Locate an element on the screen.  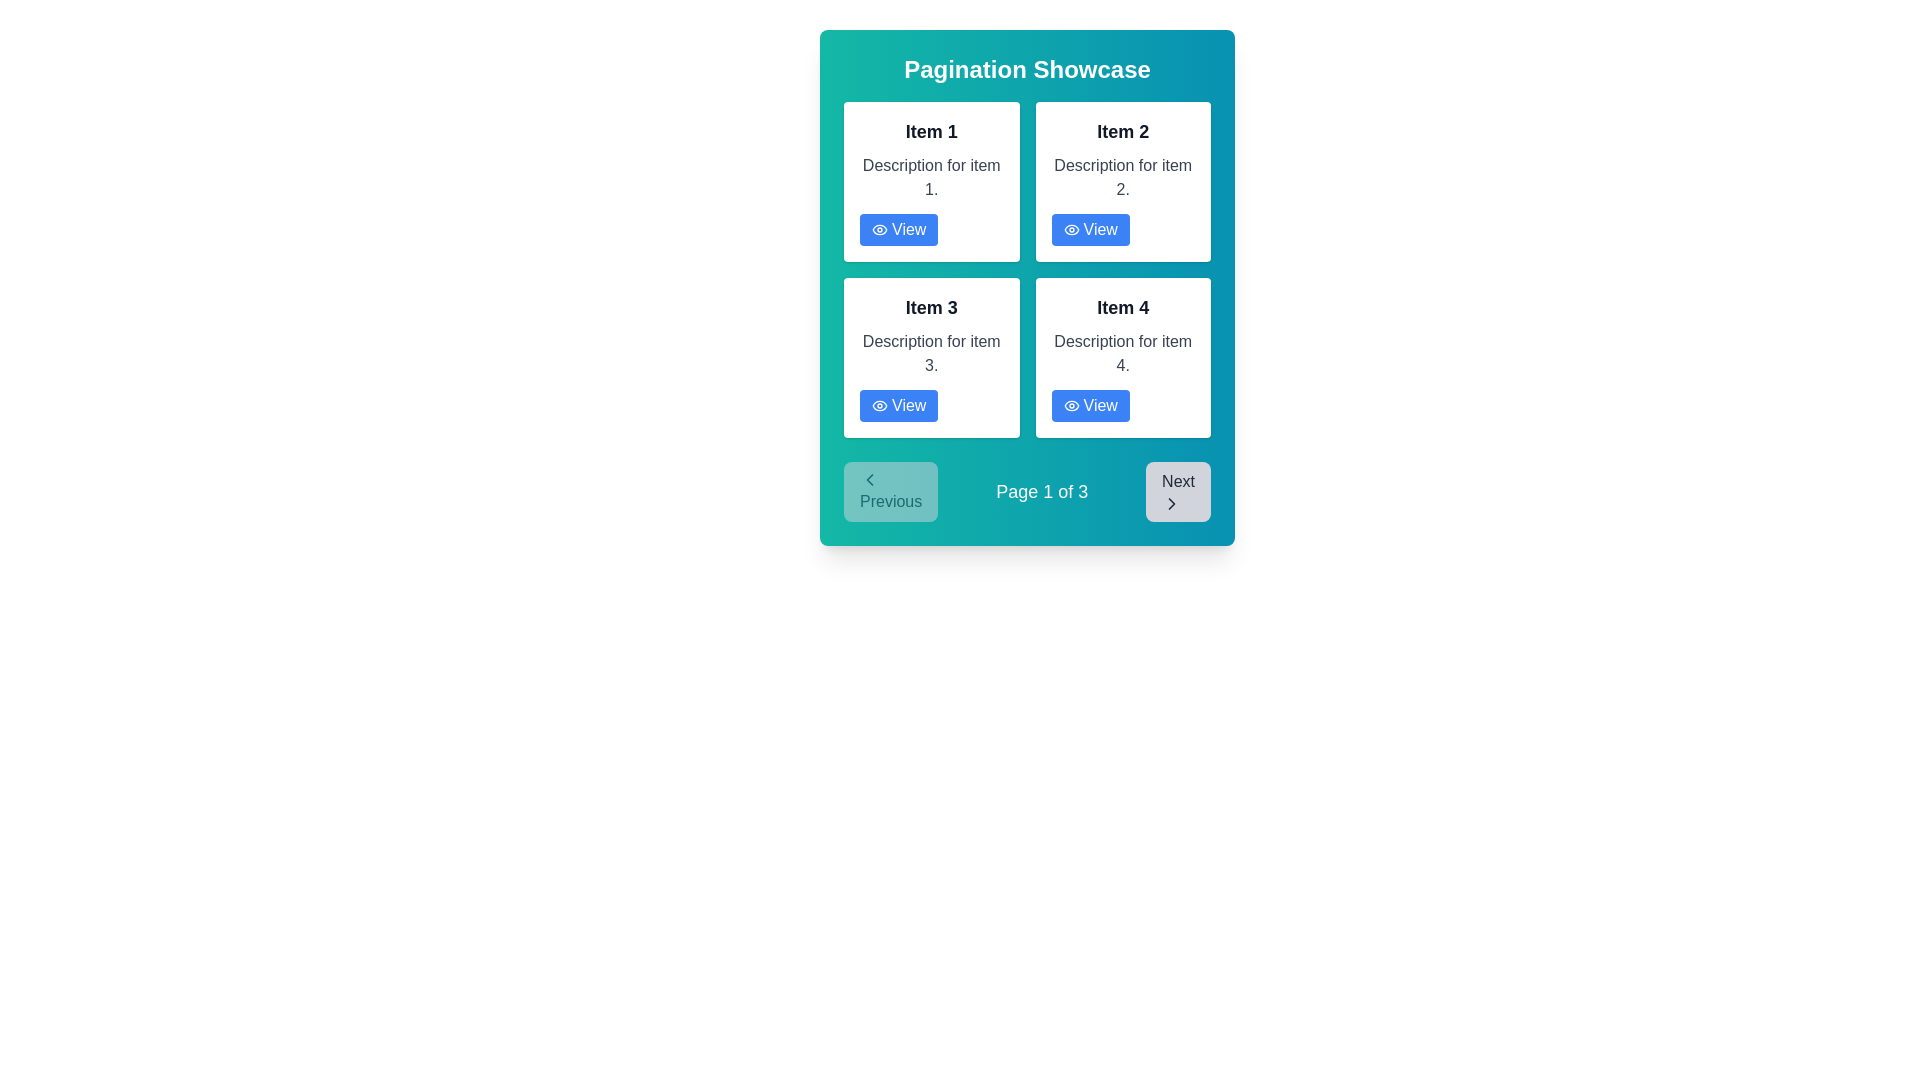
the 'View' button, which contains a graphical icon indicating visibility, located is located at coordinates (879, 229).